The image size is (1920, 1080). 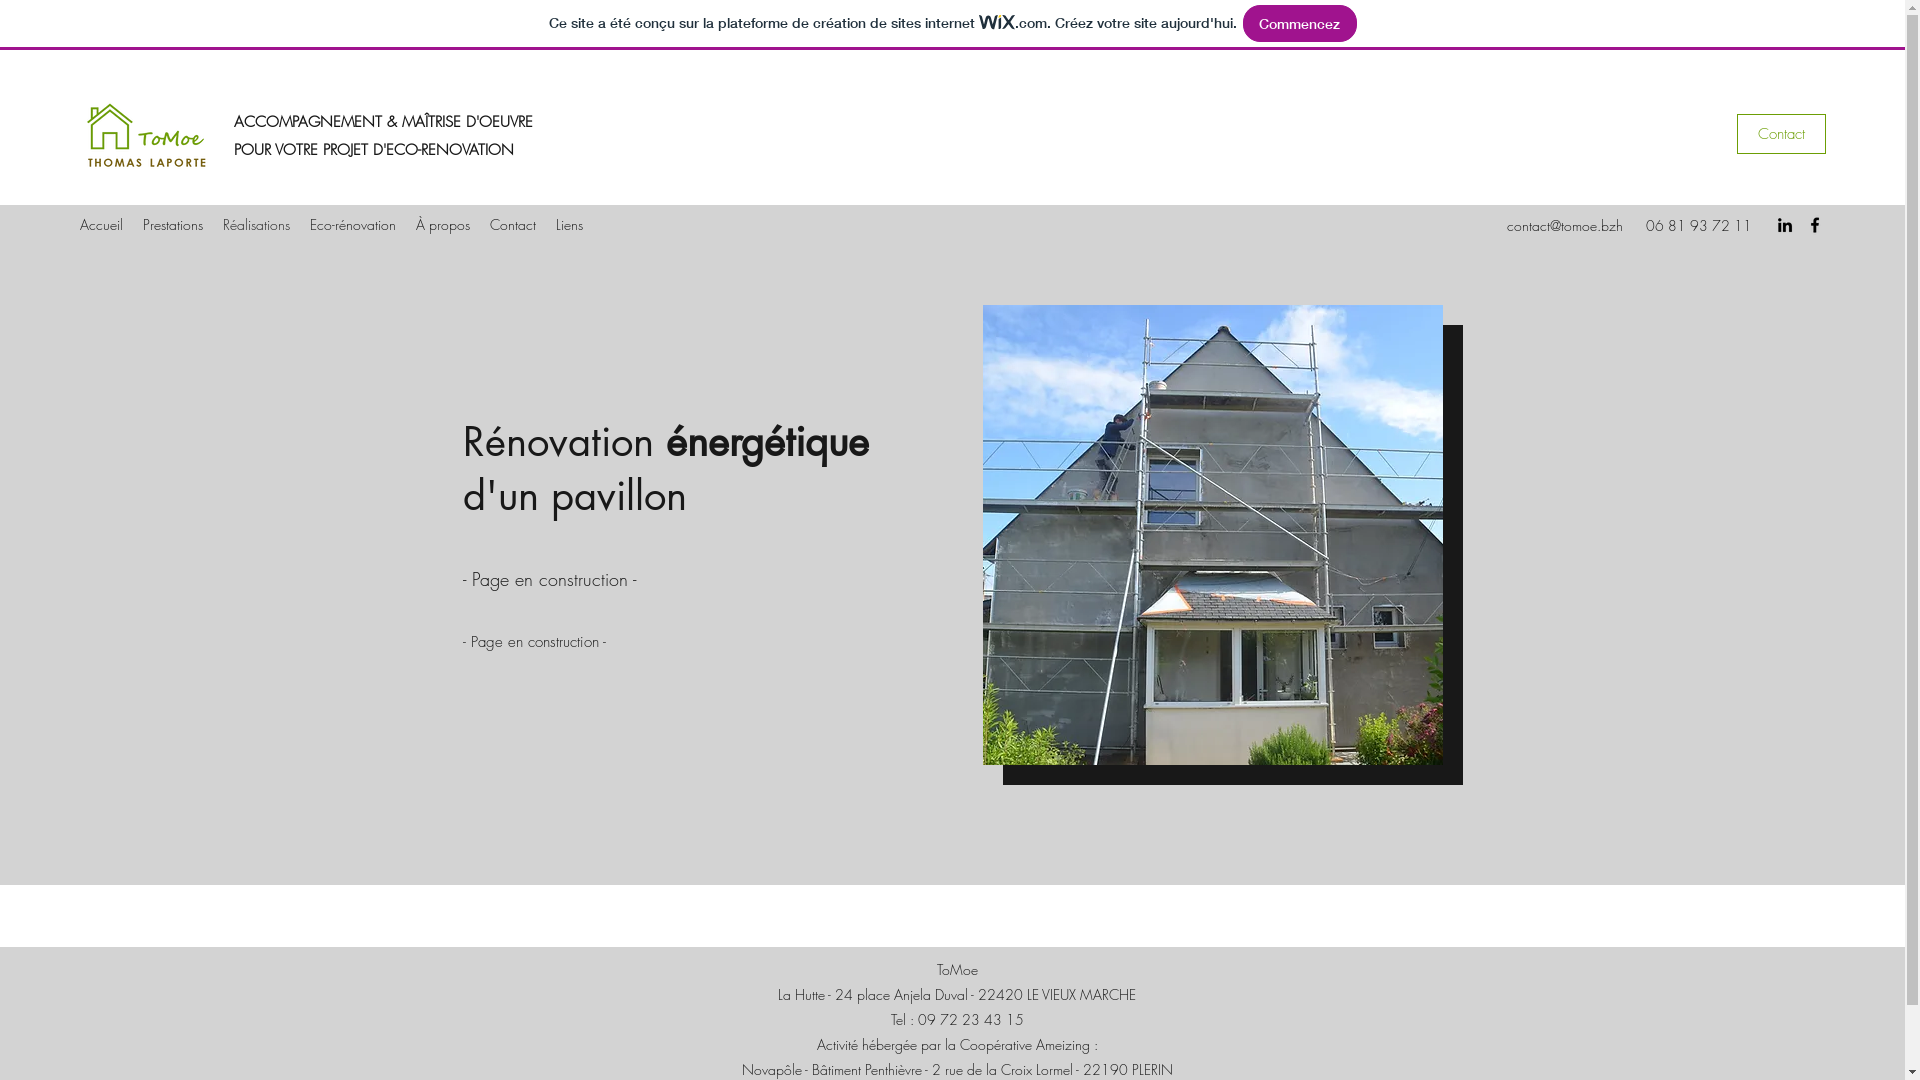 What do you see at coordinates (568, 224) in the screenshot?
I see `'Liens'` at bounding box center [568, 224].